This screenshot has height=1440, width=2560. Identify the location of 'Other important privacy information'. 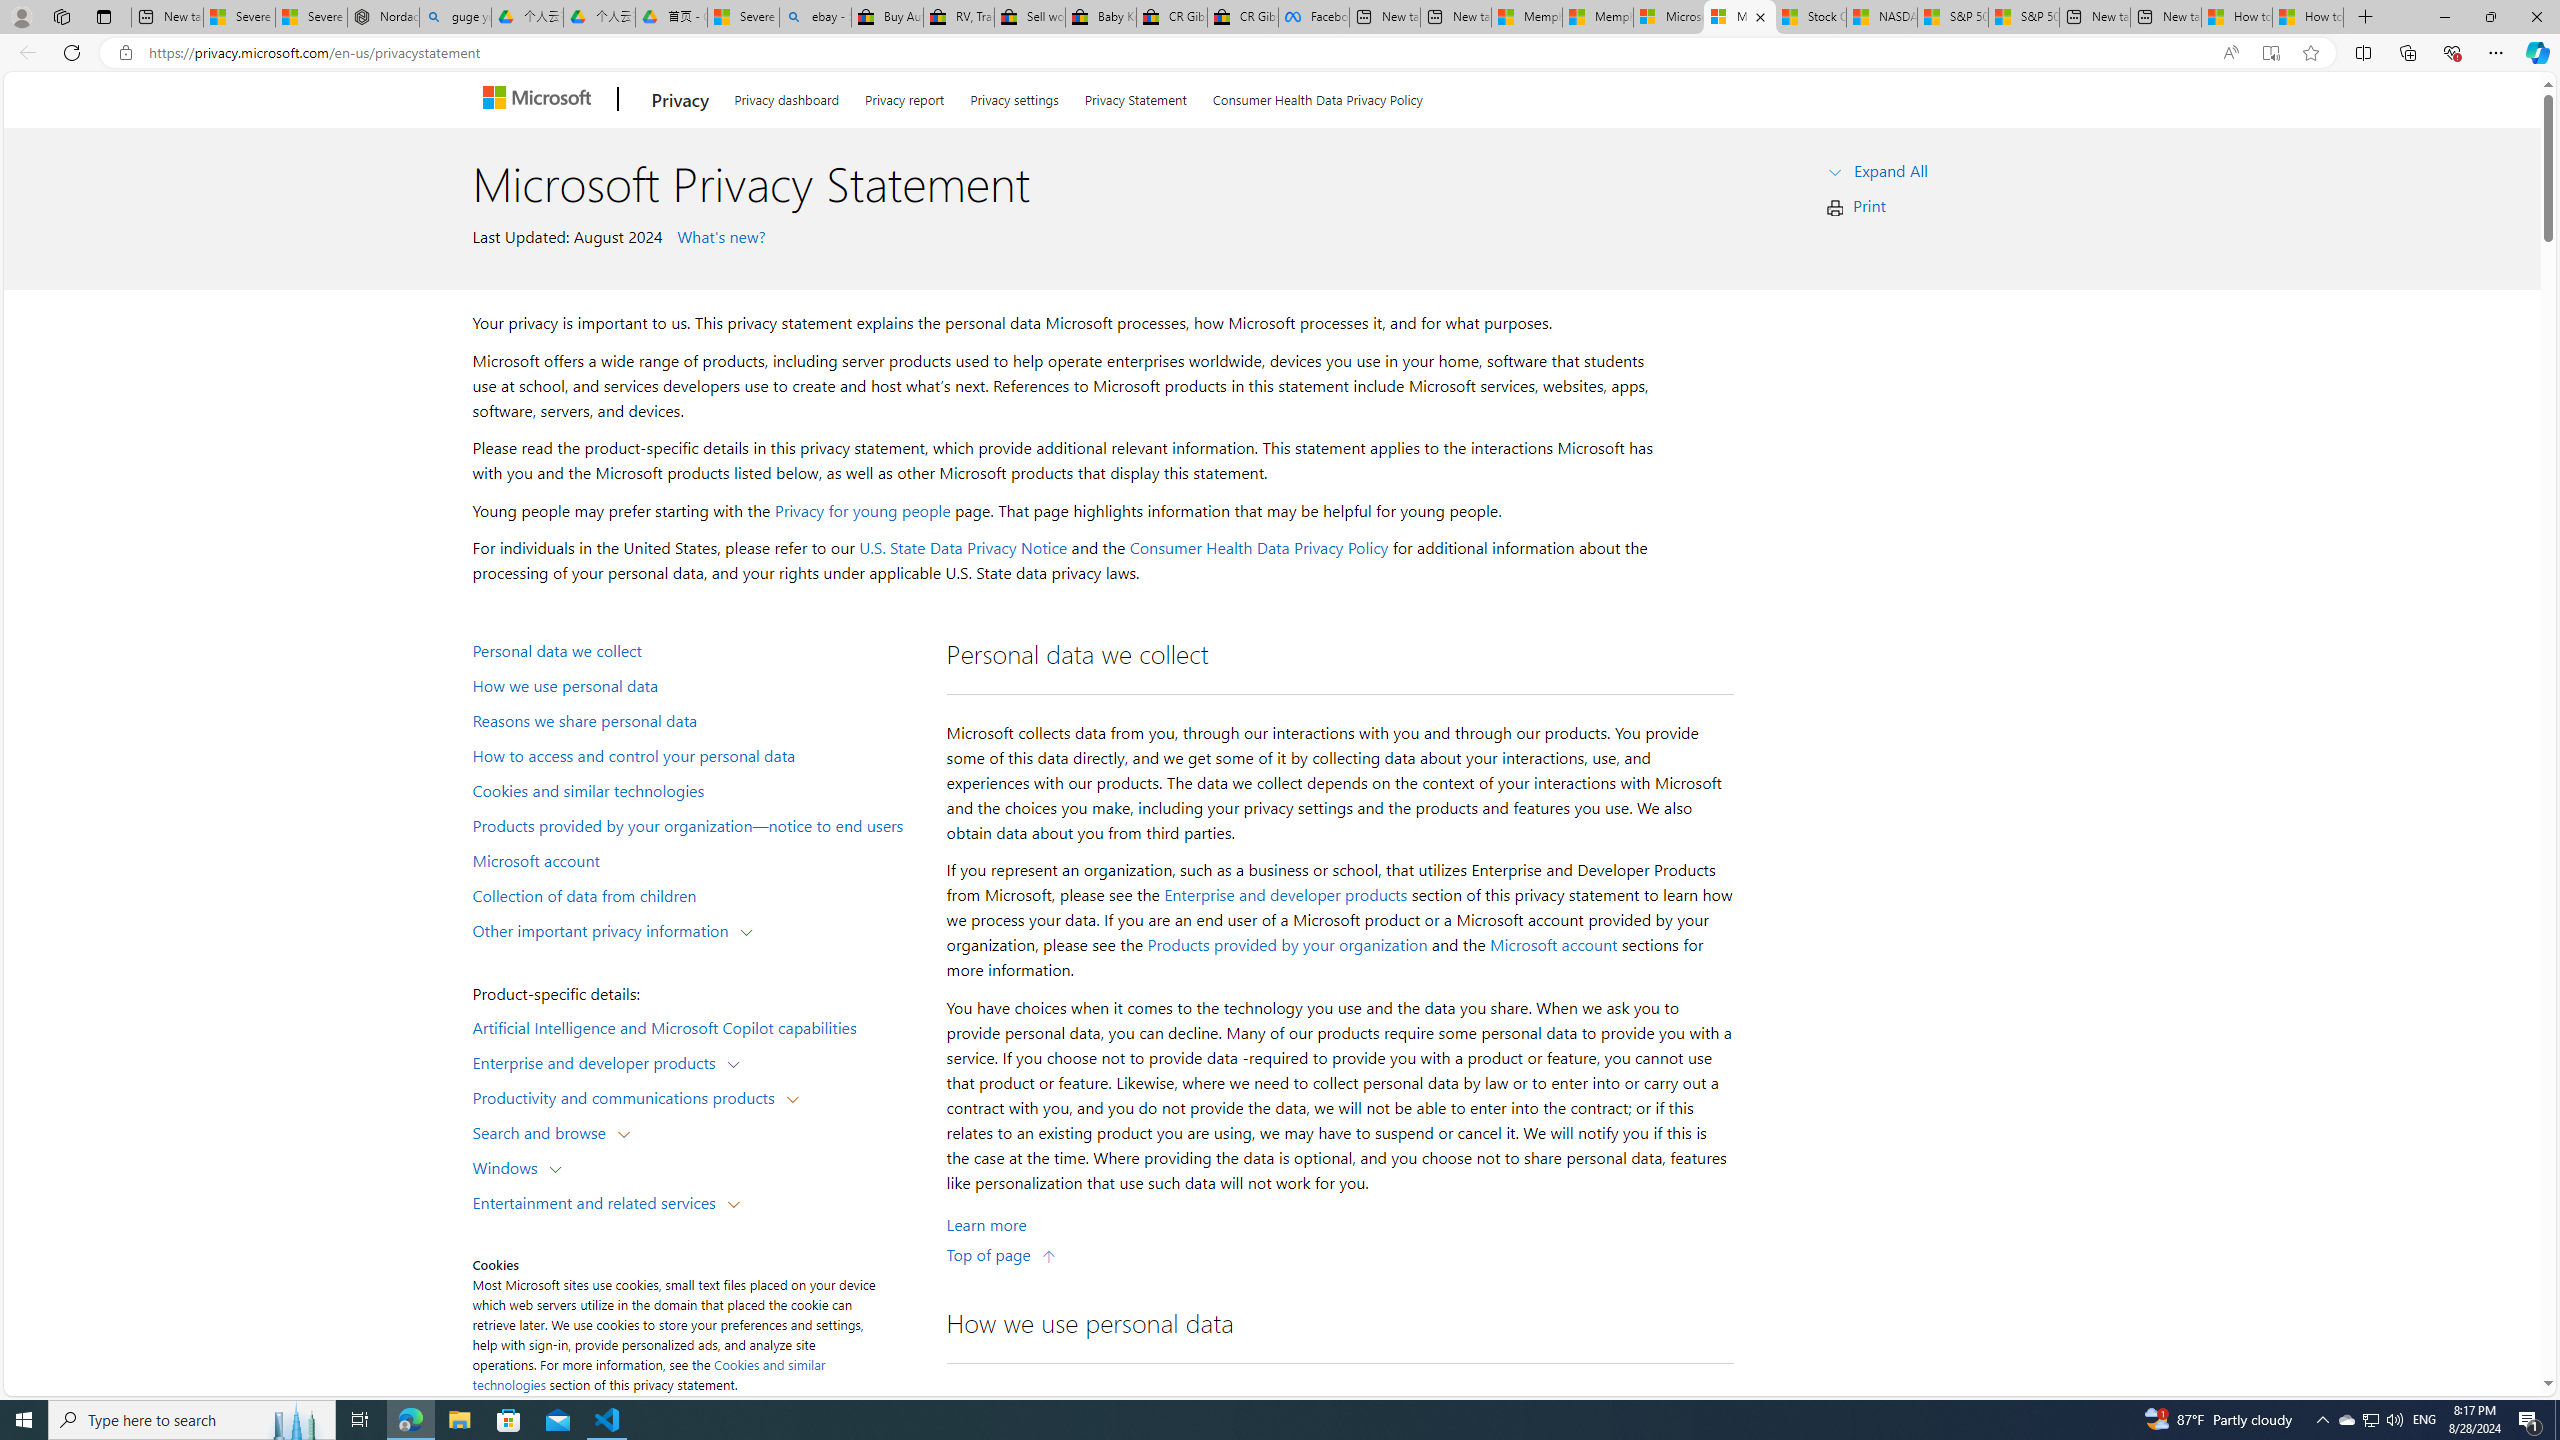
(604, 928).